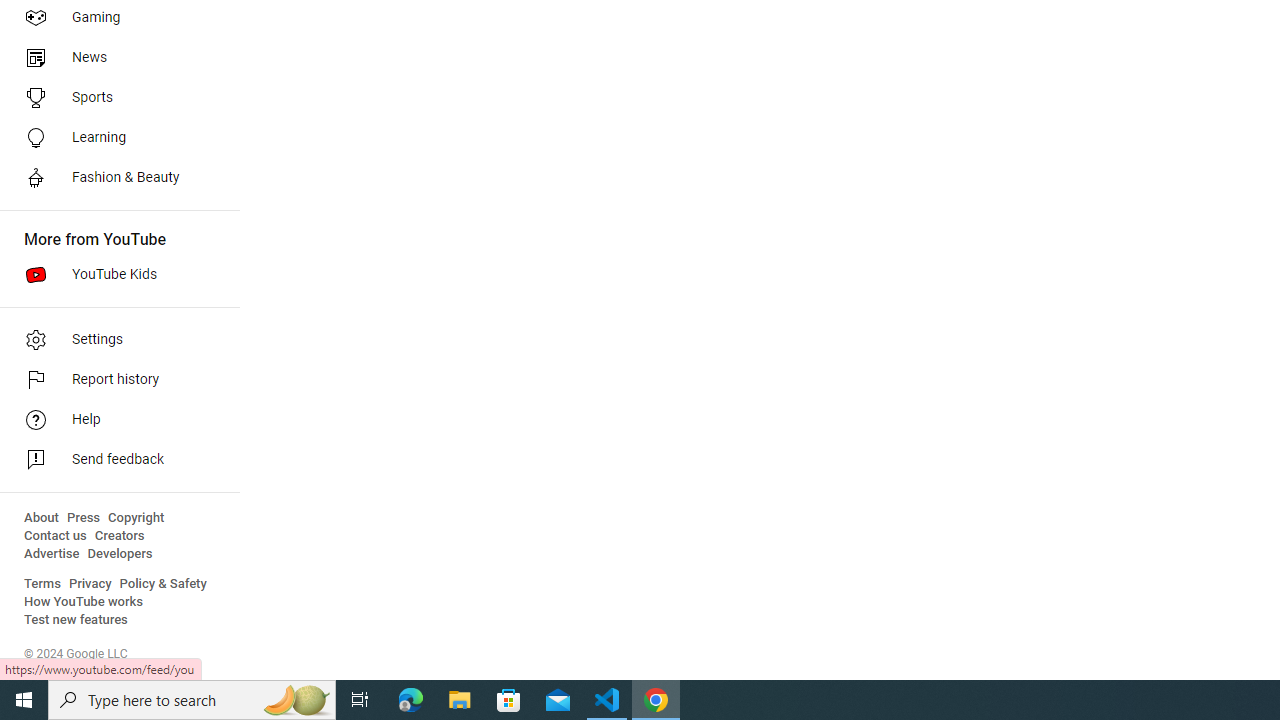  What do you see at coordinates (119, 554) in the screenshot?
I see `'Developers'` at bounding box center [119, 554].